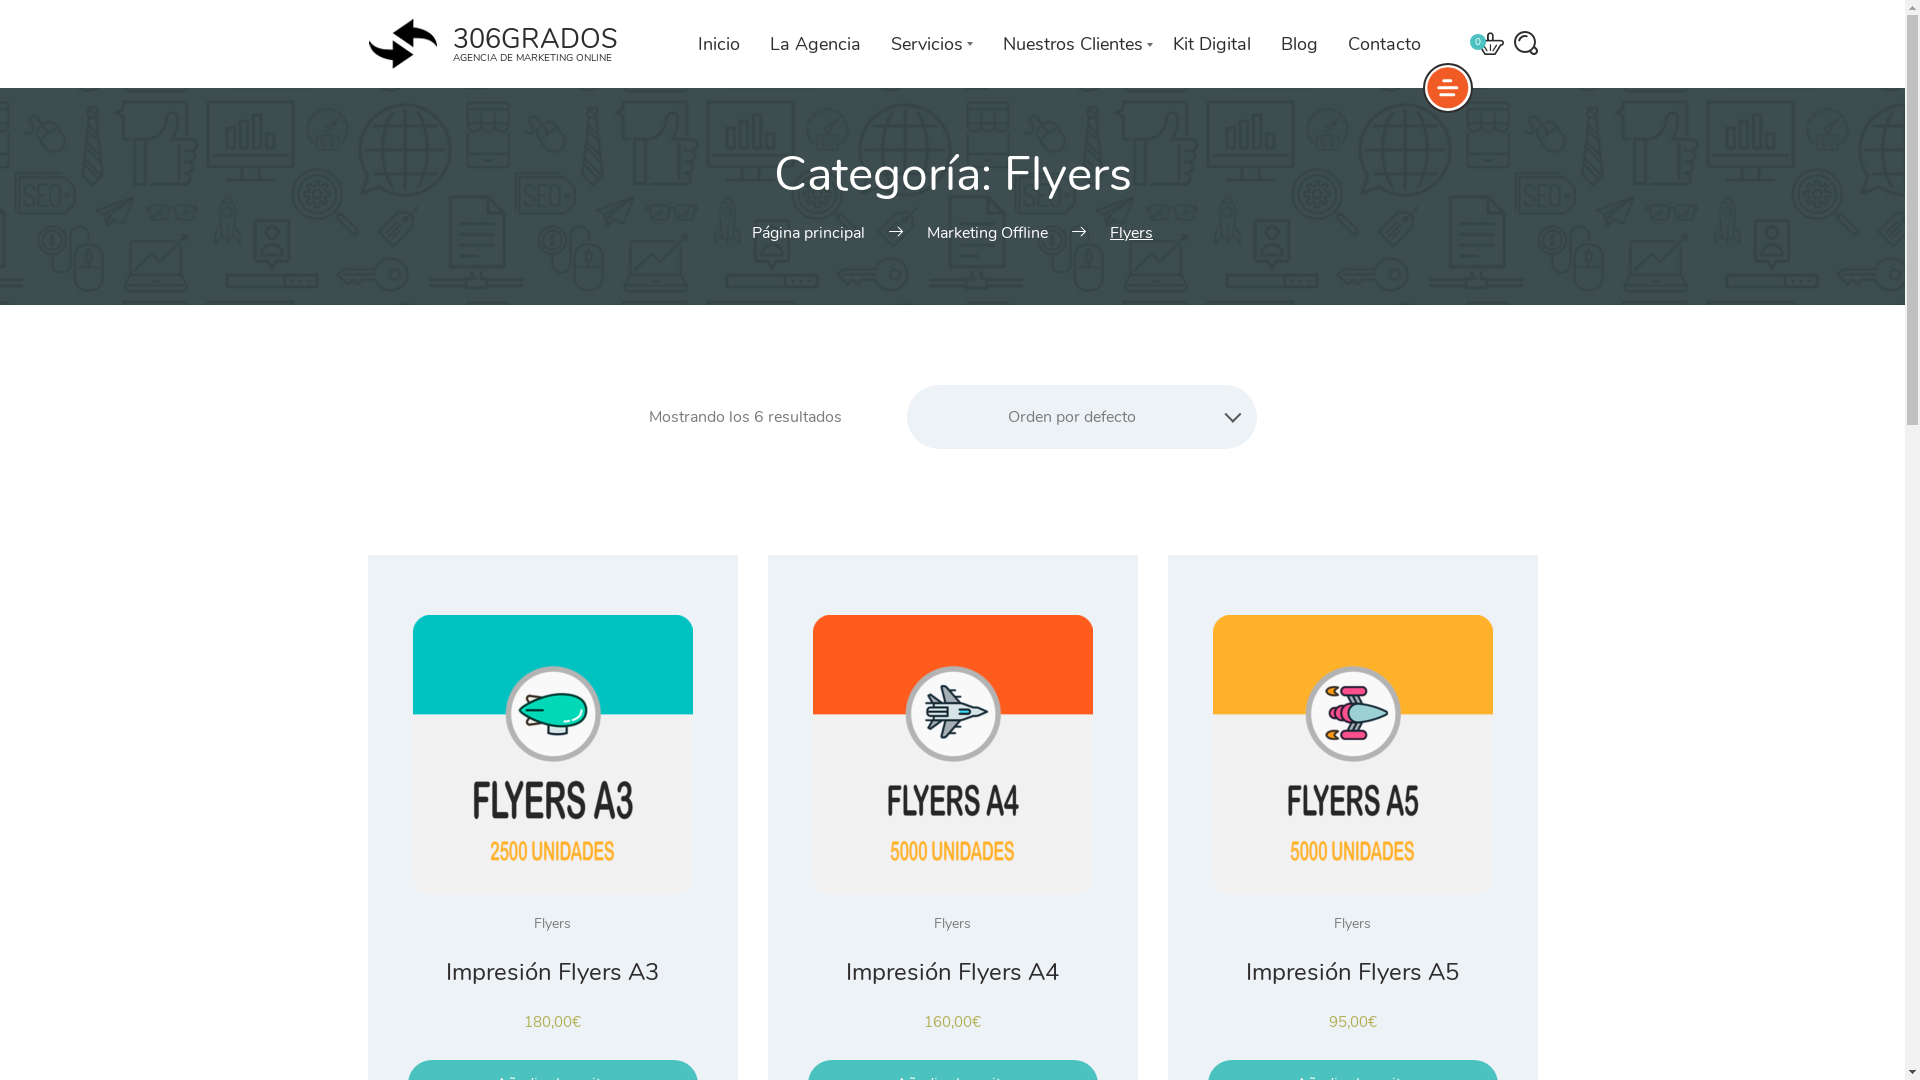 The height and width of the screenshot is (1080, 1920). What do you see at coordinates (1383, 43) in the screenshot?
I see `'Contacto'` at bounding box center [1383, 43].